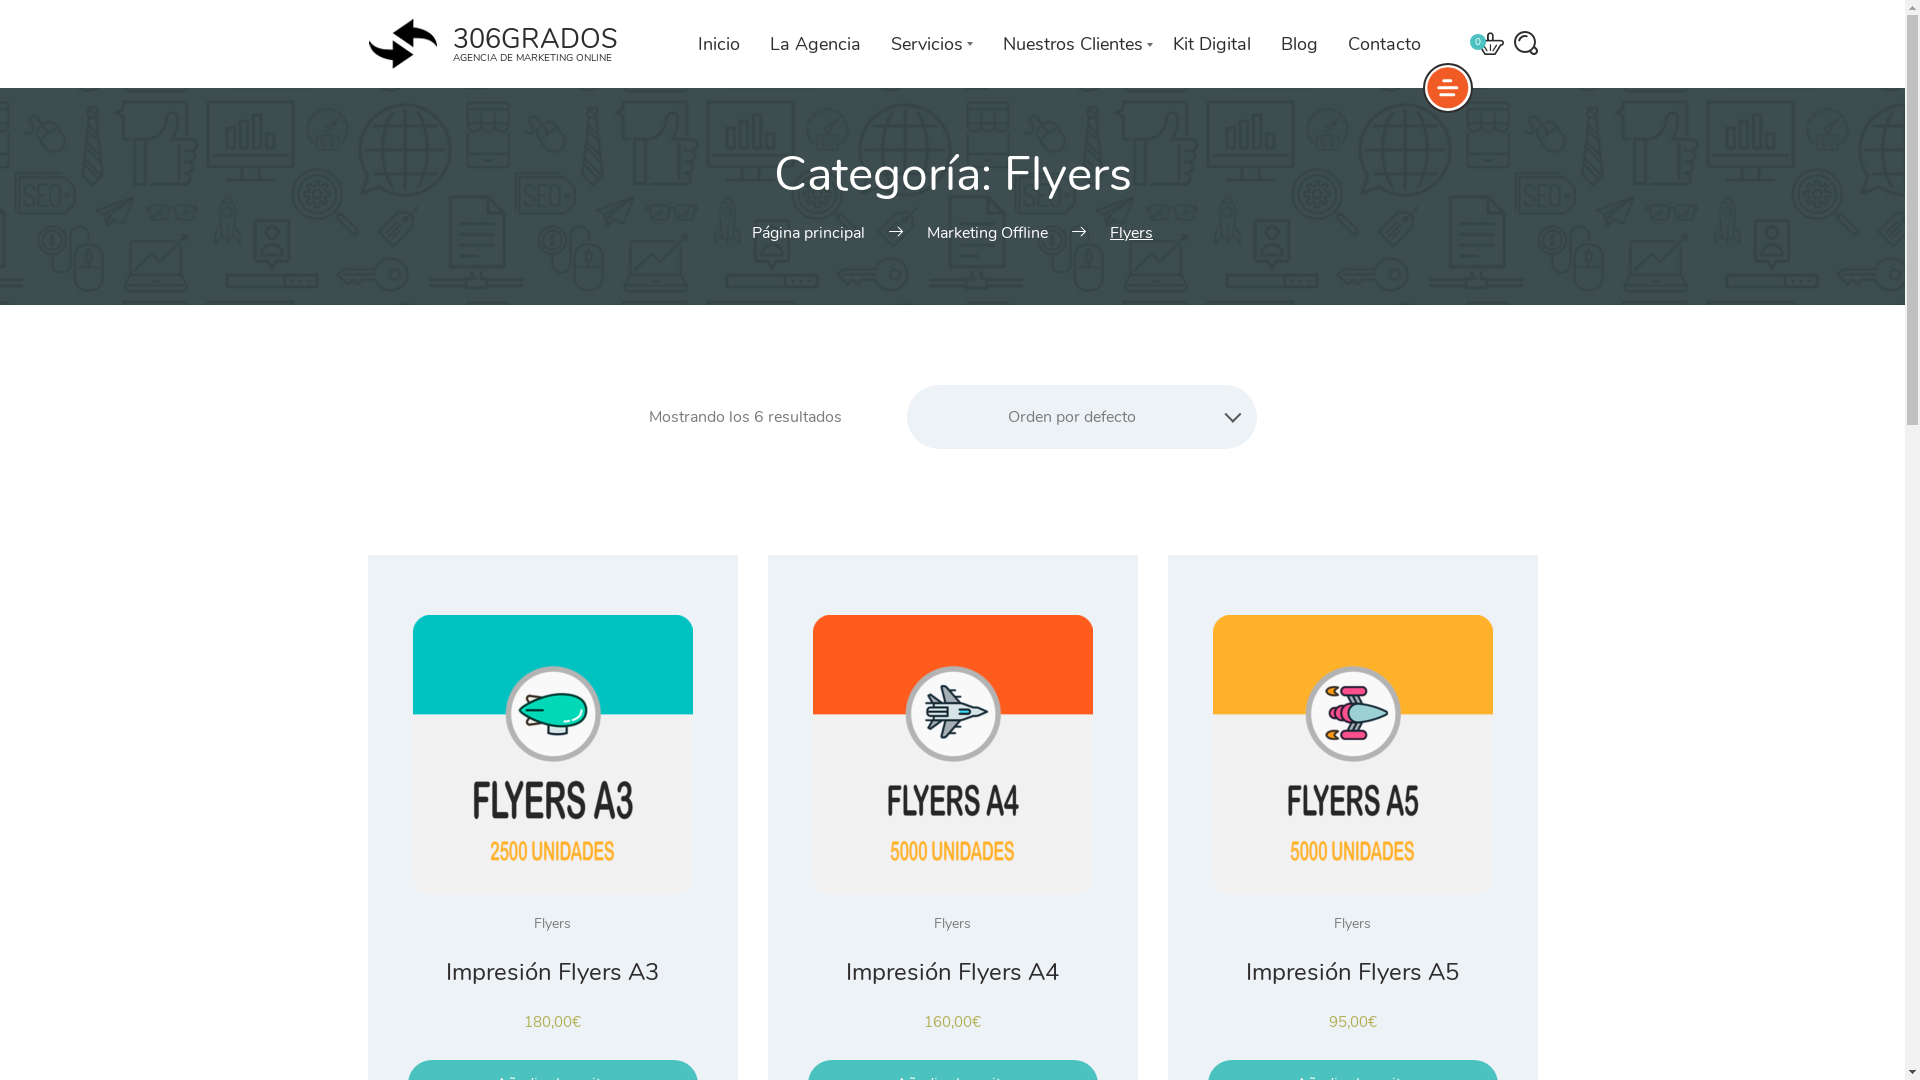 The height and width of the screenshot is (1080, 1920). What do you see at coordinates (1383, 43) in the screenshot?
I see `'Contacto'` at bounding box center [1383, 43].